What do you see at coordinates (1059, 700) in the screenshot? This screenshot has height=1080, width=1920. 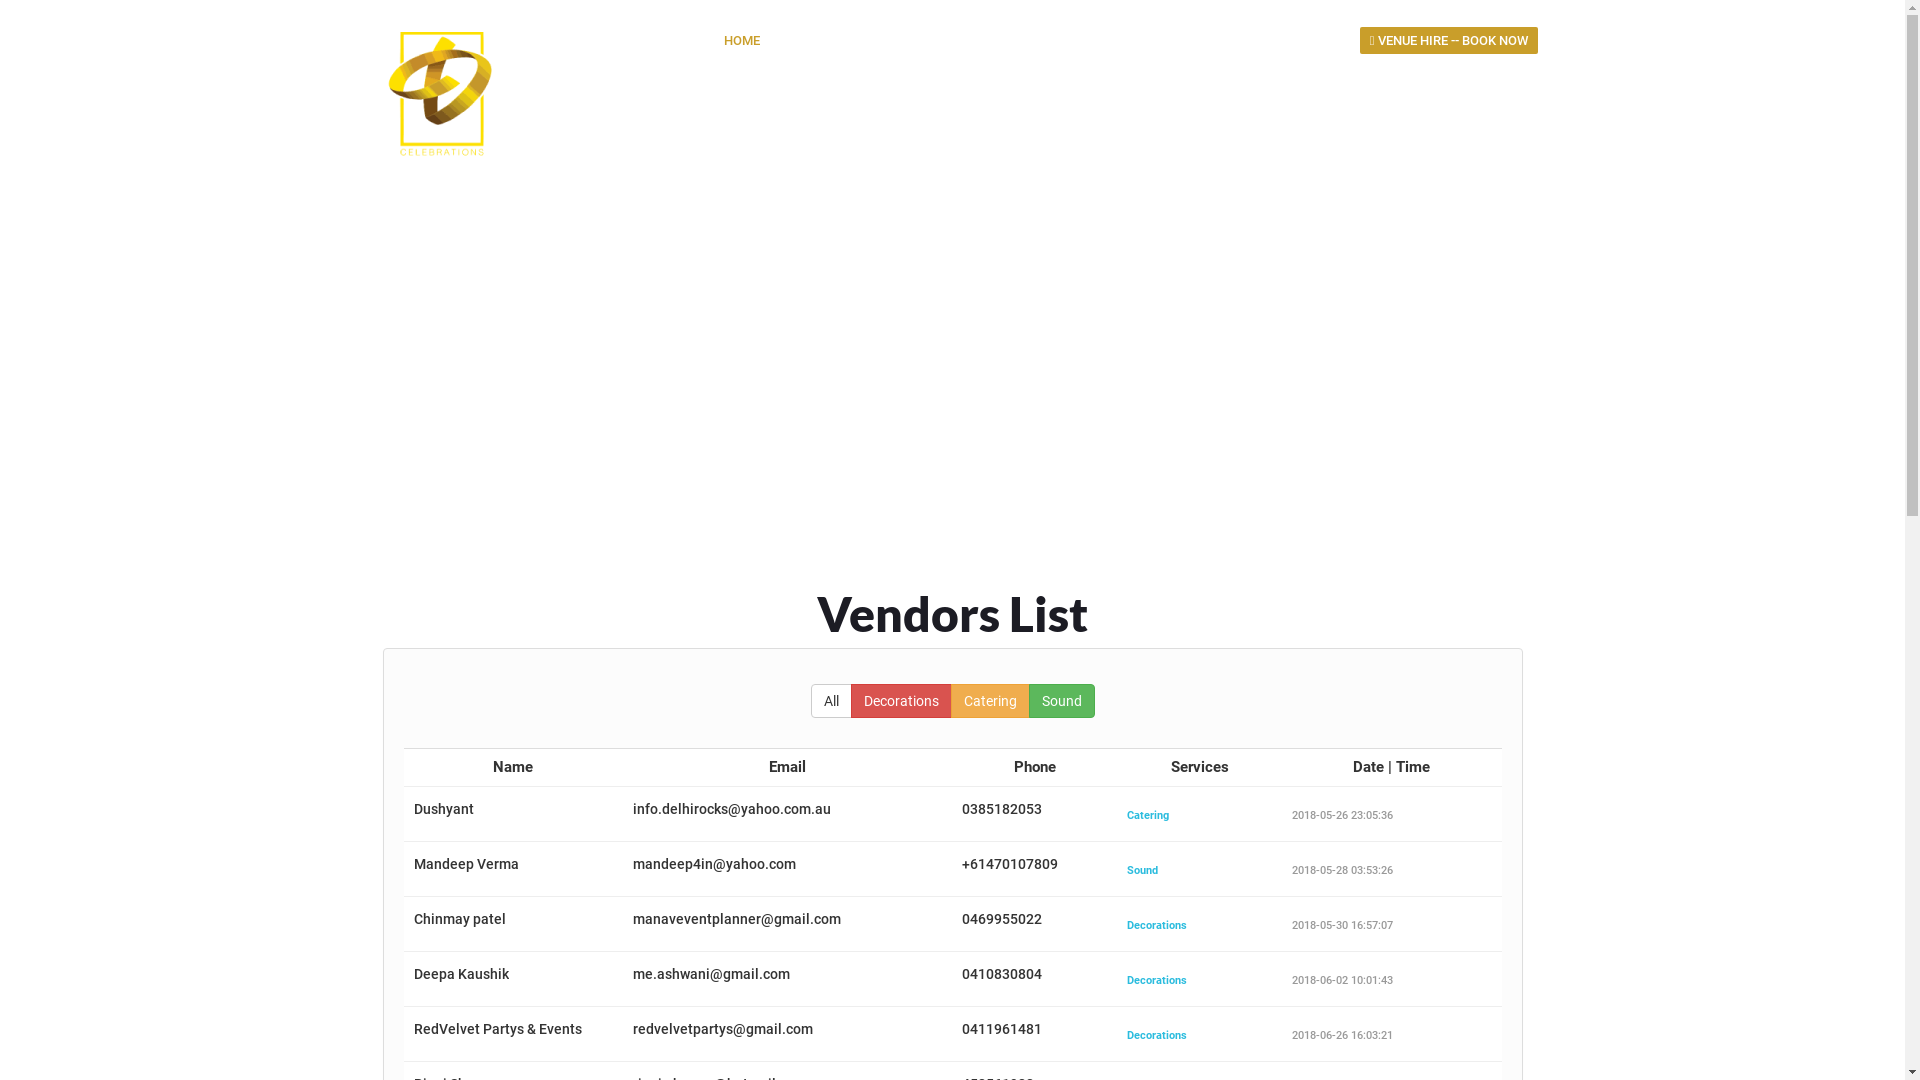 I see `'Sound'` at bounding box center [1059, 700].